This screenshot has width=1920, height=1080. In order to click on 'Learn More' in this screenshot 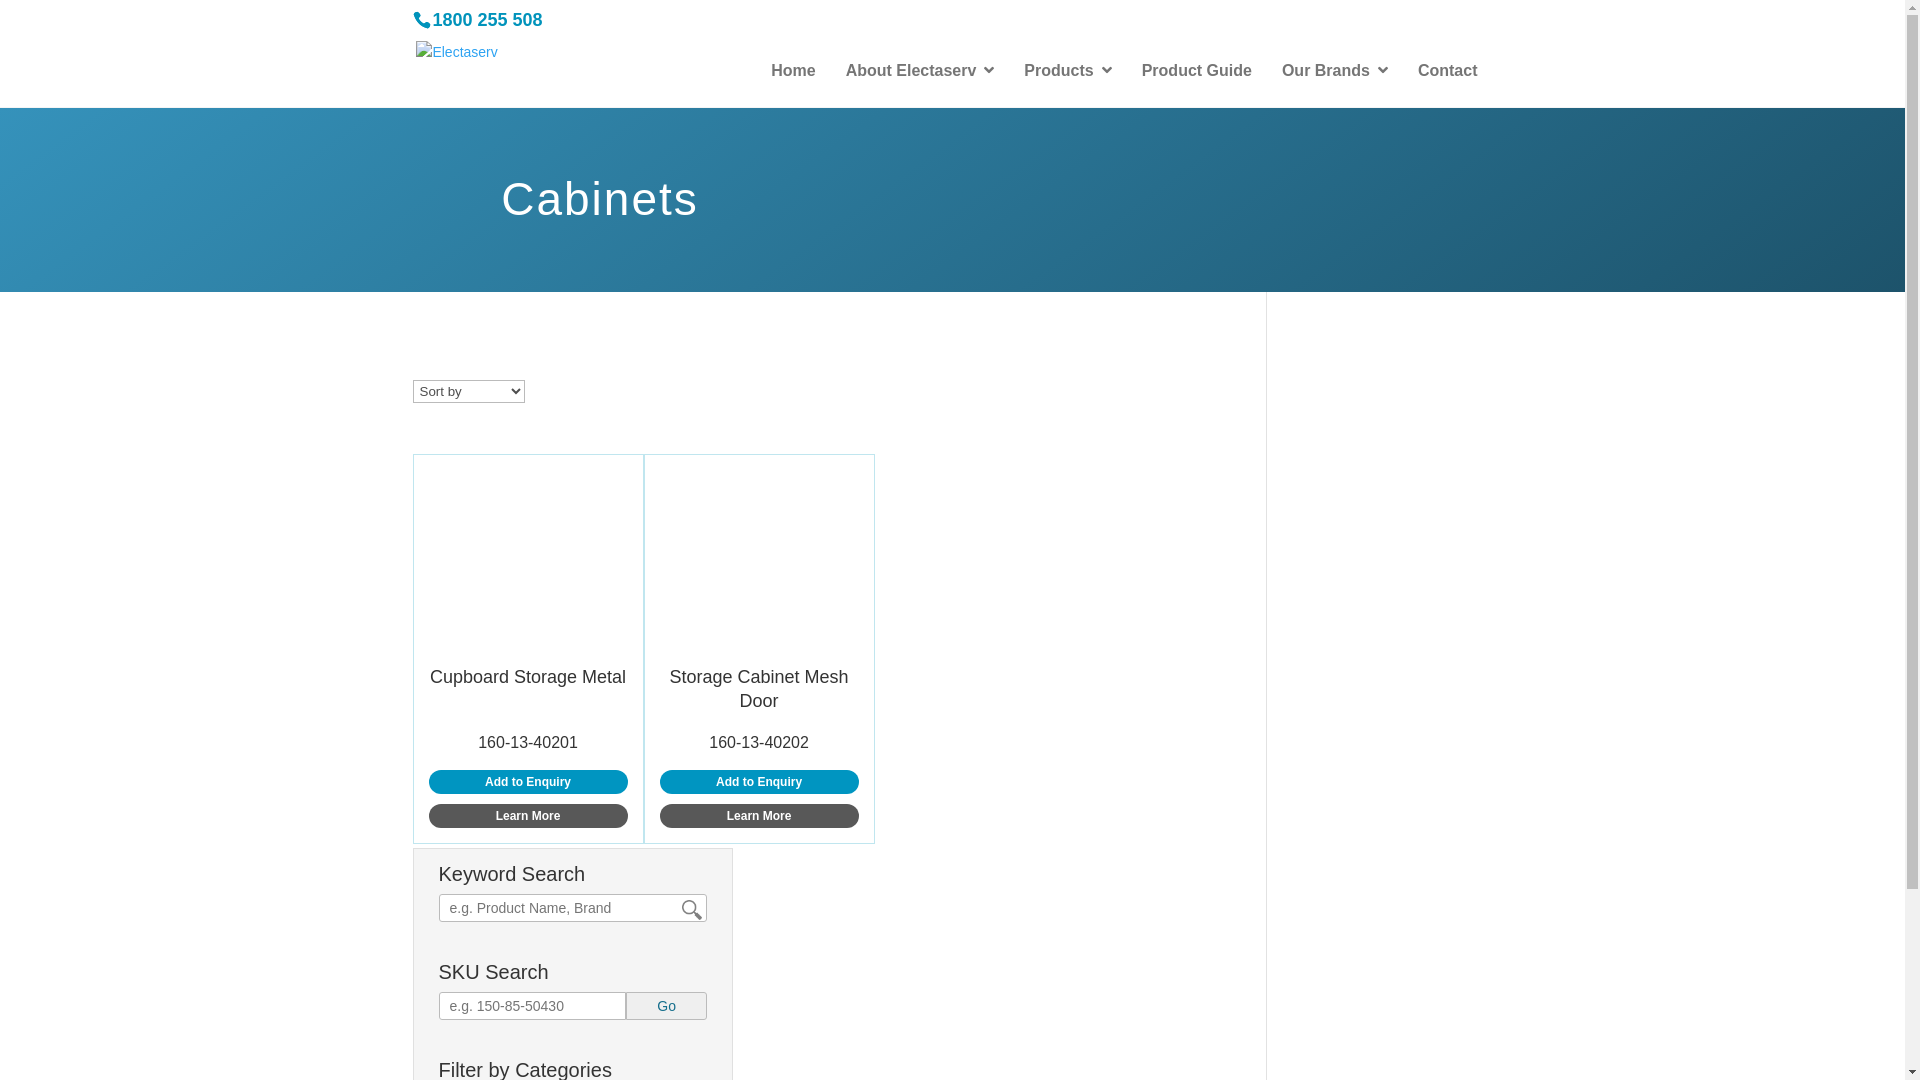, I will do `click(527, 816)`.